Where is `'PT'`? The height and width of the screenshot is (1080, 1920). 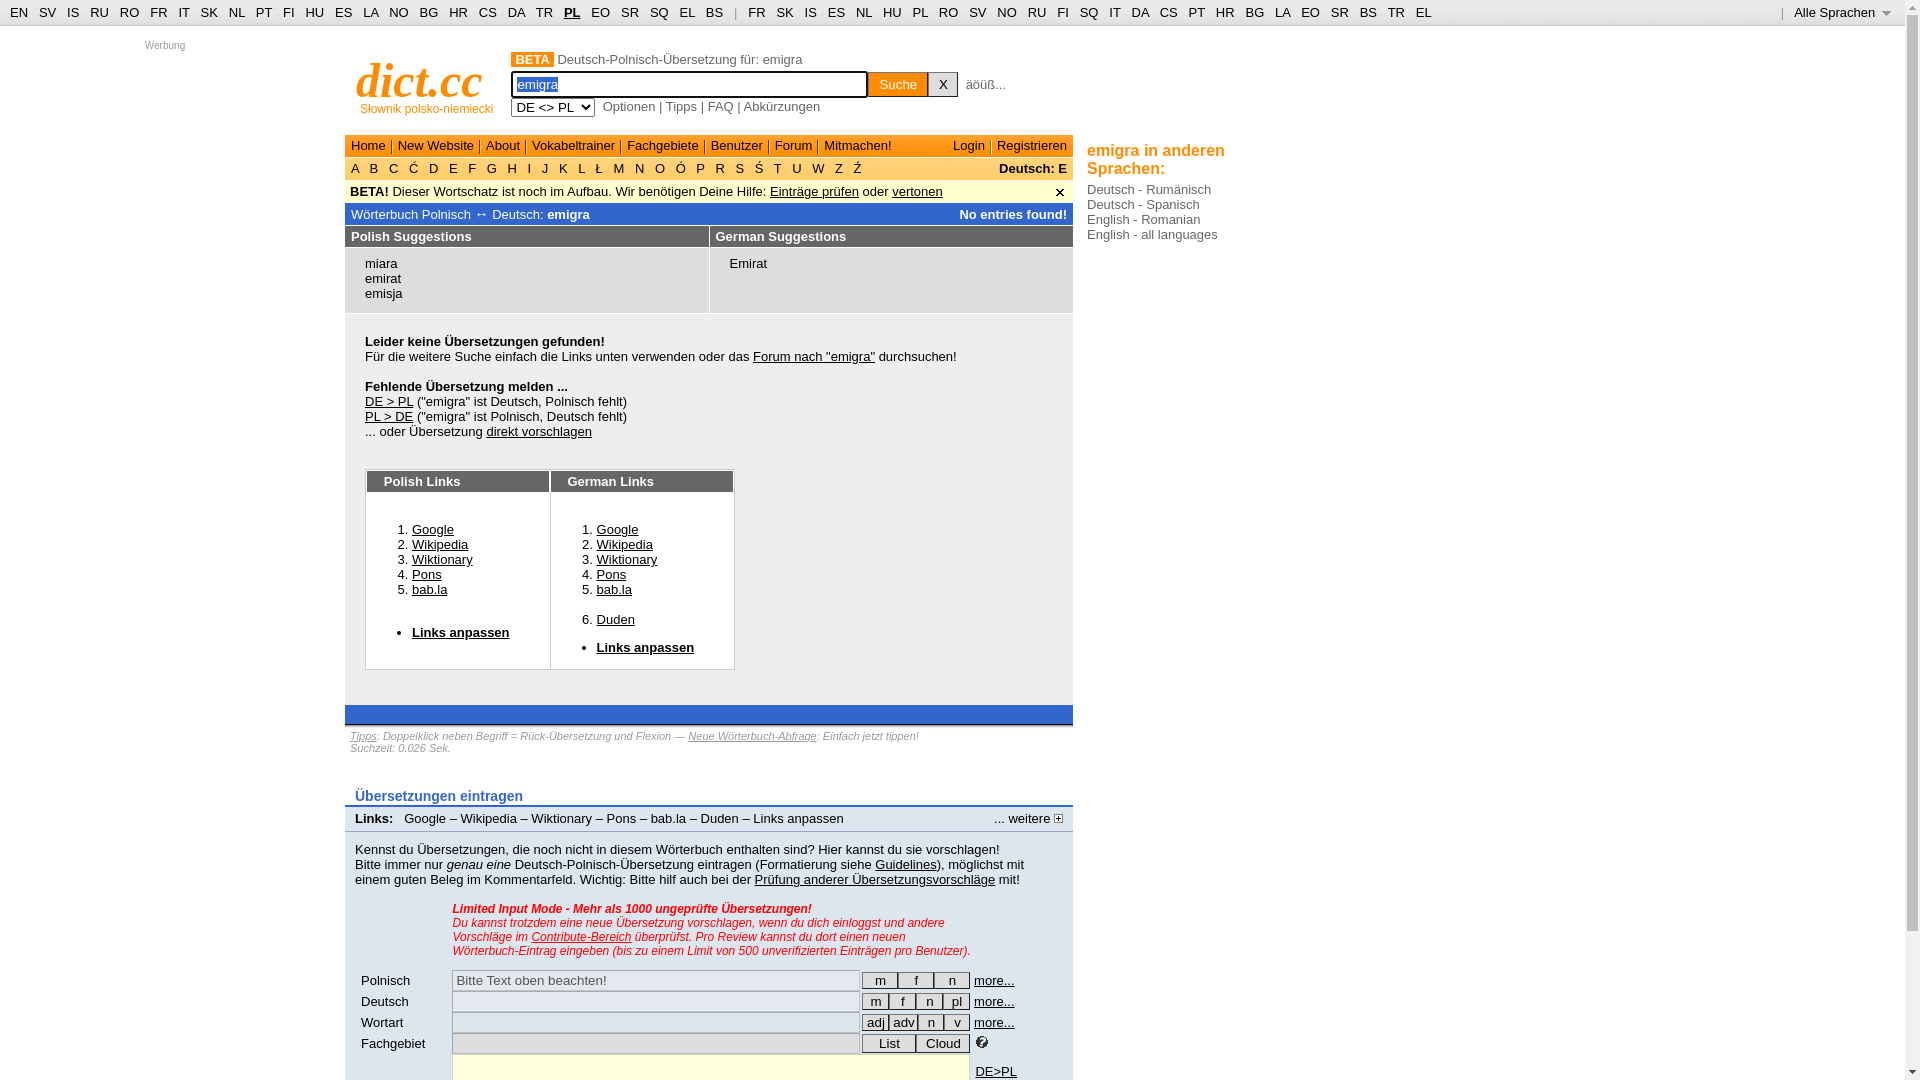
'PT' is located at coordinates (1196, 12).